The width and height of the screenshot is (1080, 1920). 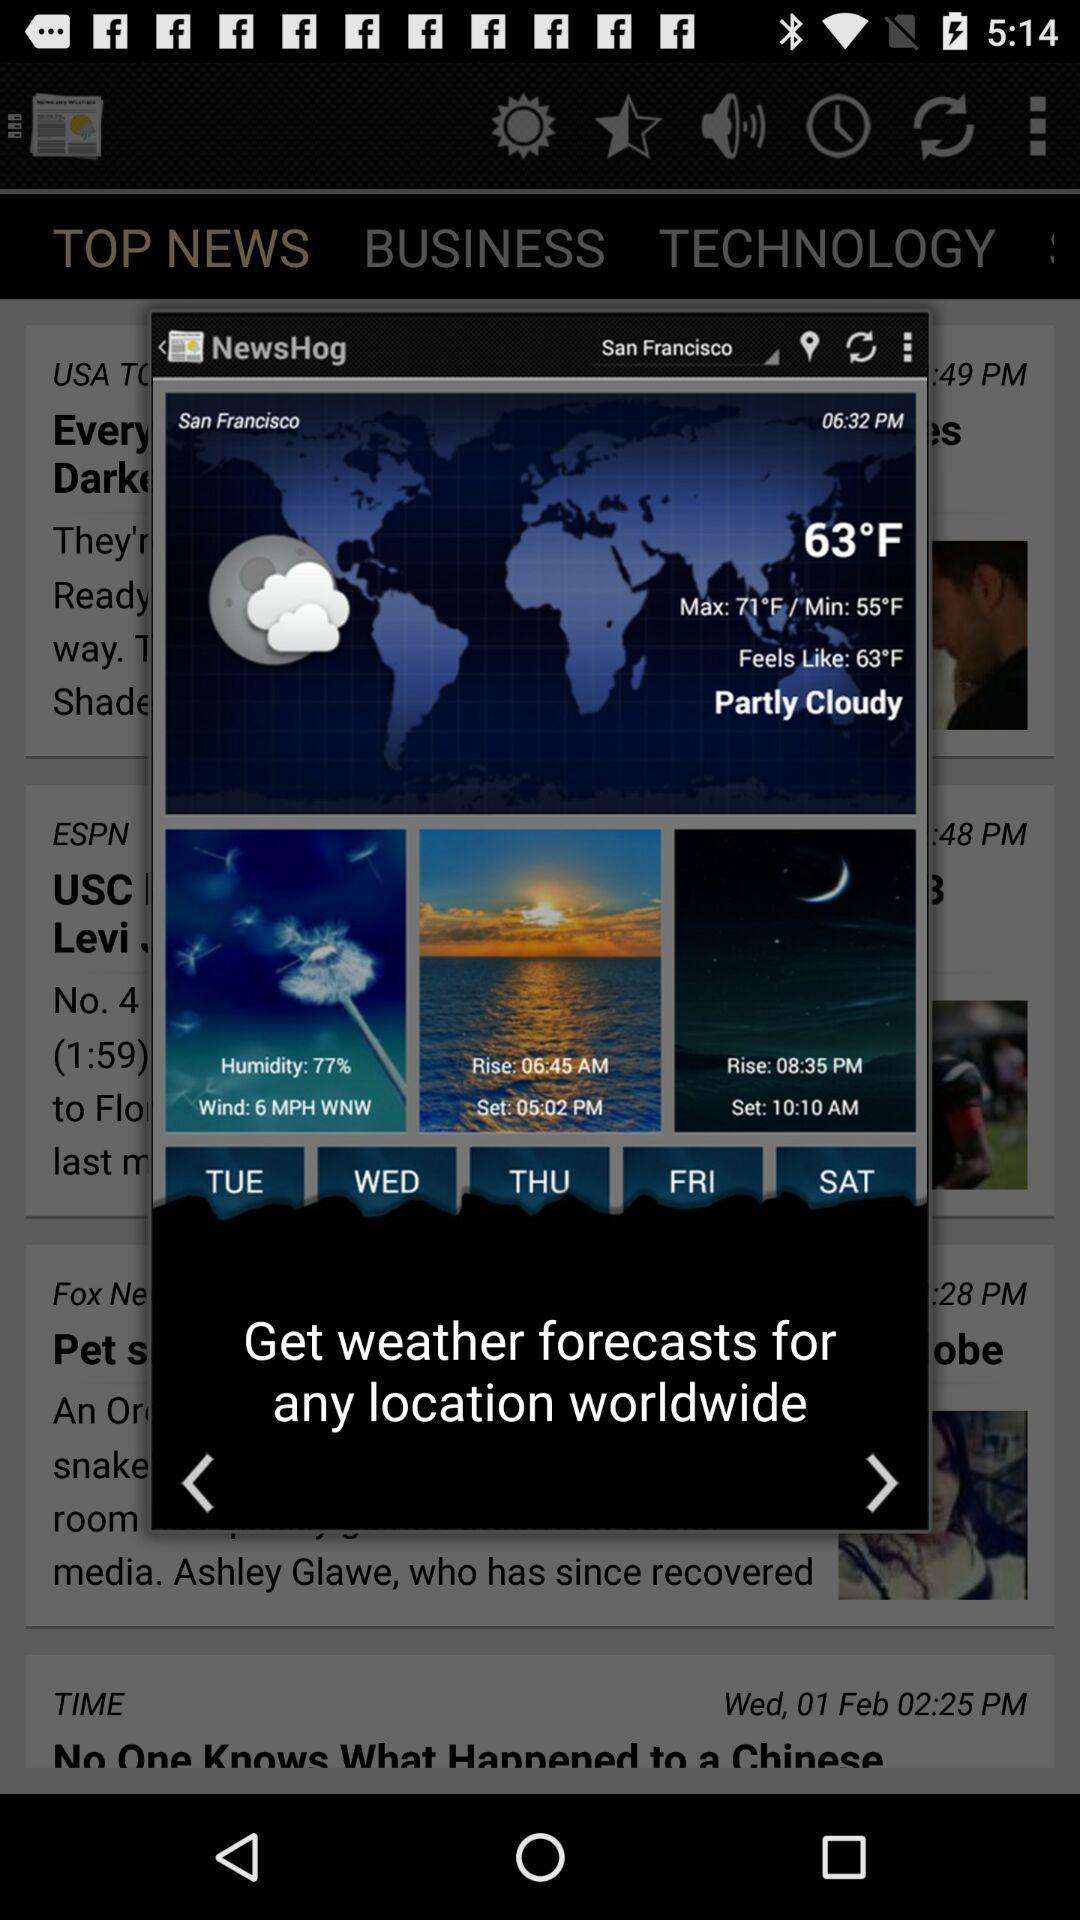 I want to click on go bacl, so click(x=197, y=1483).